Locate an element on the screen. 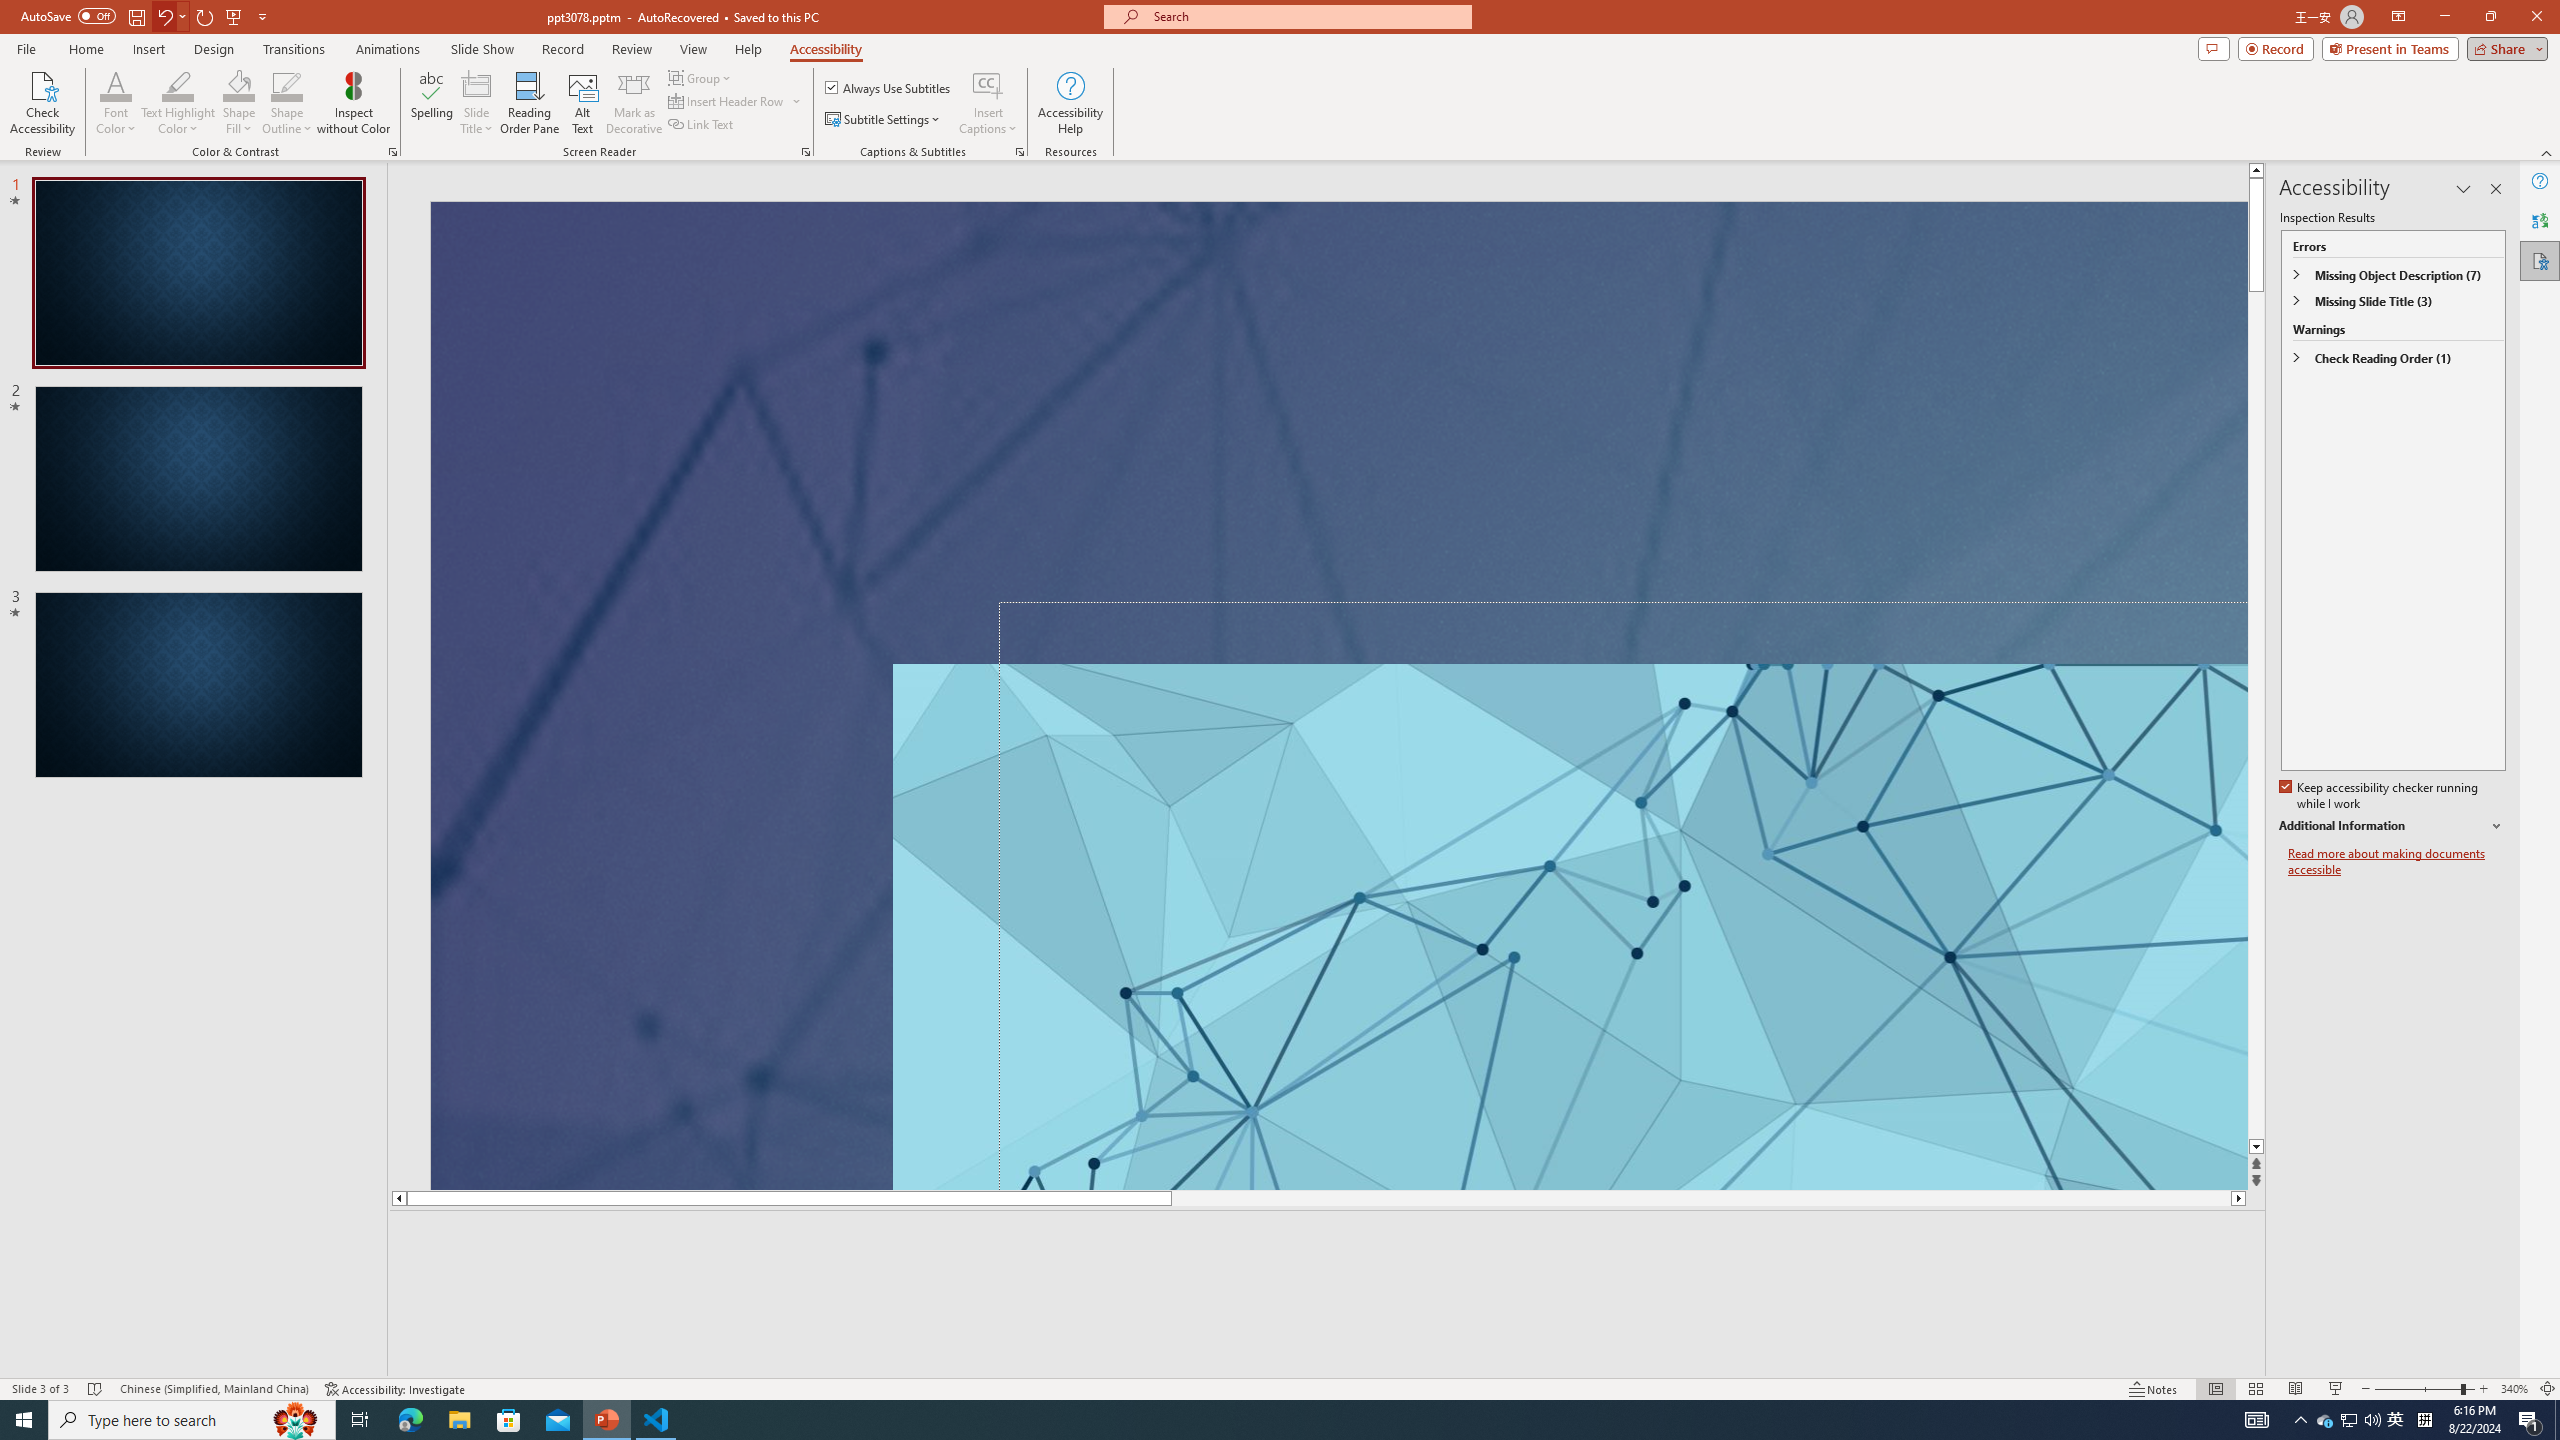  'Accessibility Help' is located at coordinates (1071, 103).